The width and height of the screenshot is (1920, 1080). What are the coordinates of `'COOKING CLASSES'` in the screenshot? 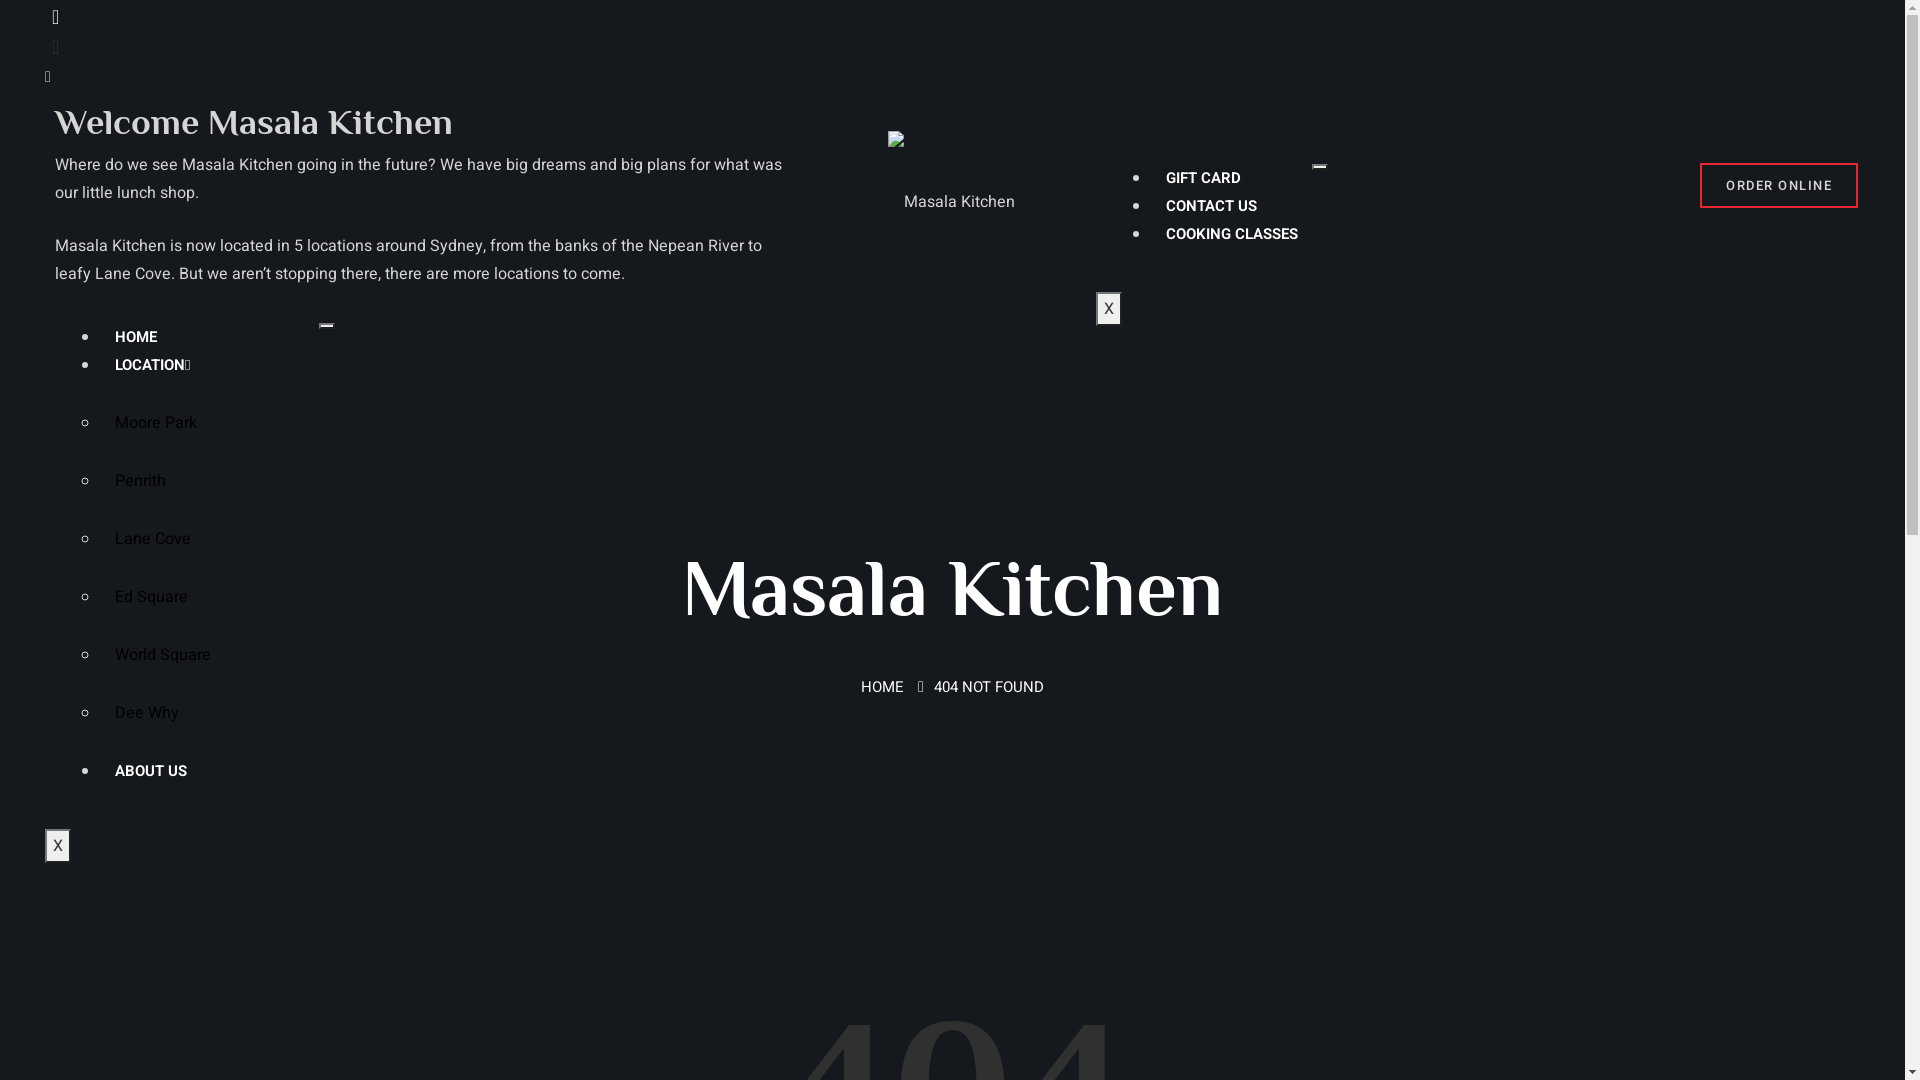 It's located at (1151, 233).